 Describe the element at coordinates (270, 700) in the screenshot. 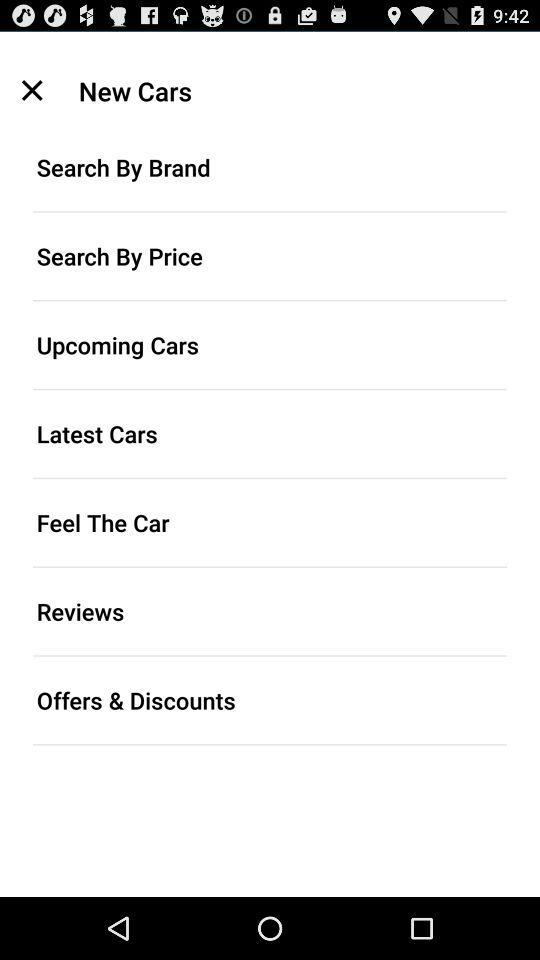

I see `the offers & discounts icon` at that location.